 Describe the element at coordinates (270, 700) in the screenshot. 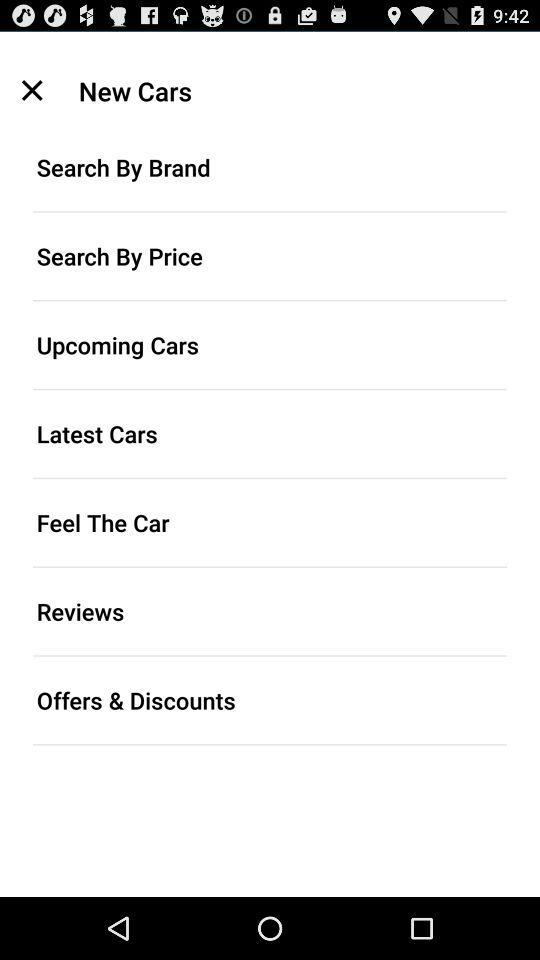

I see `the offers & discounts icon` at that location.